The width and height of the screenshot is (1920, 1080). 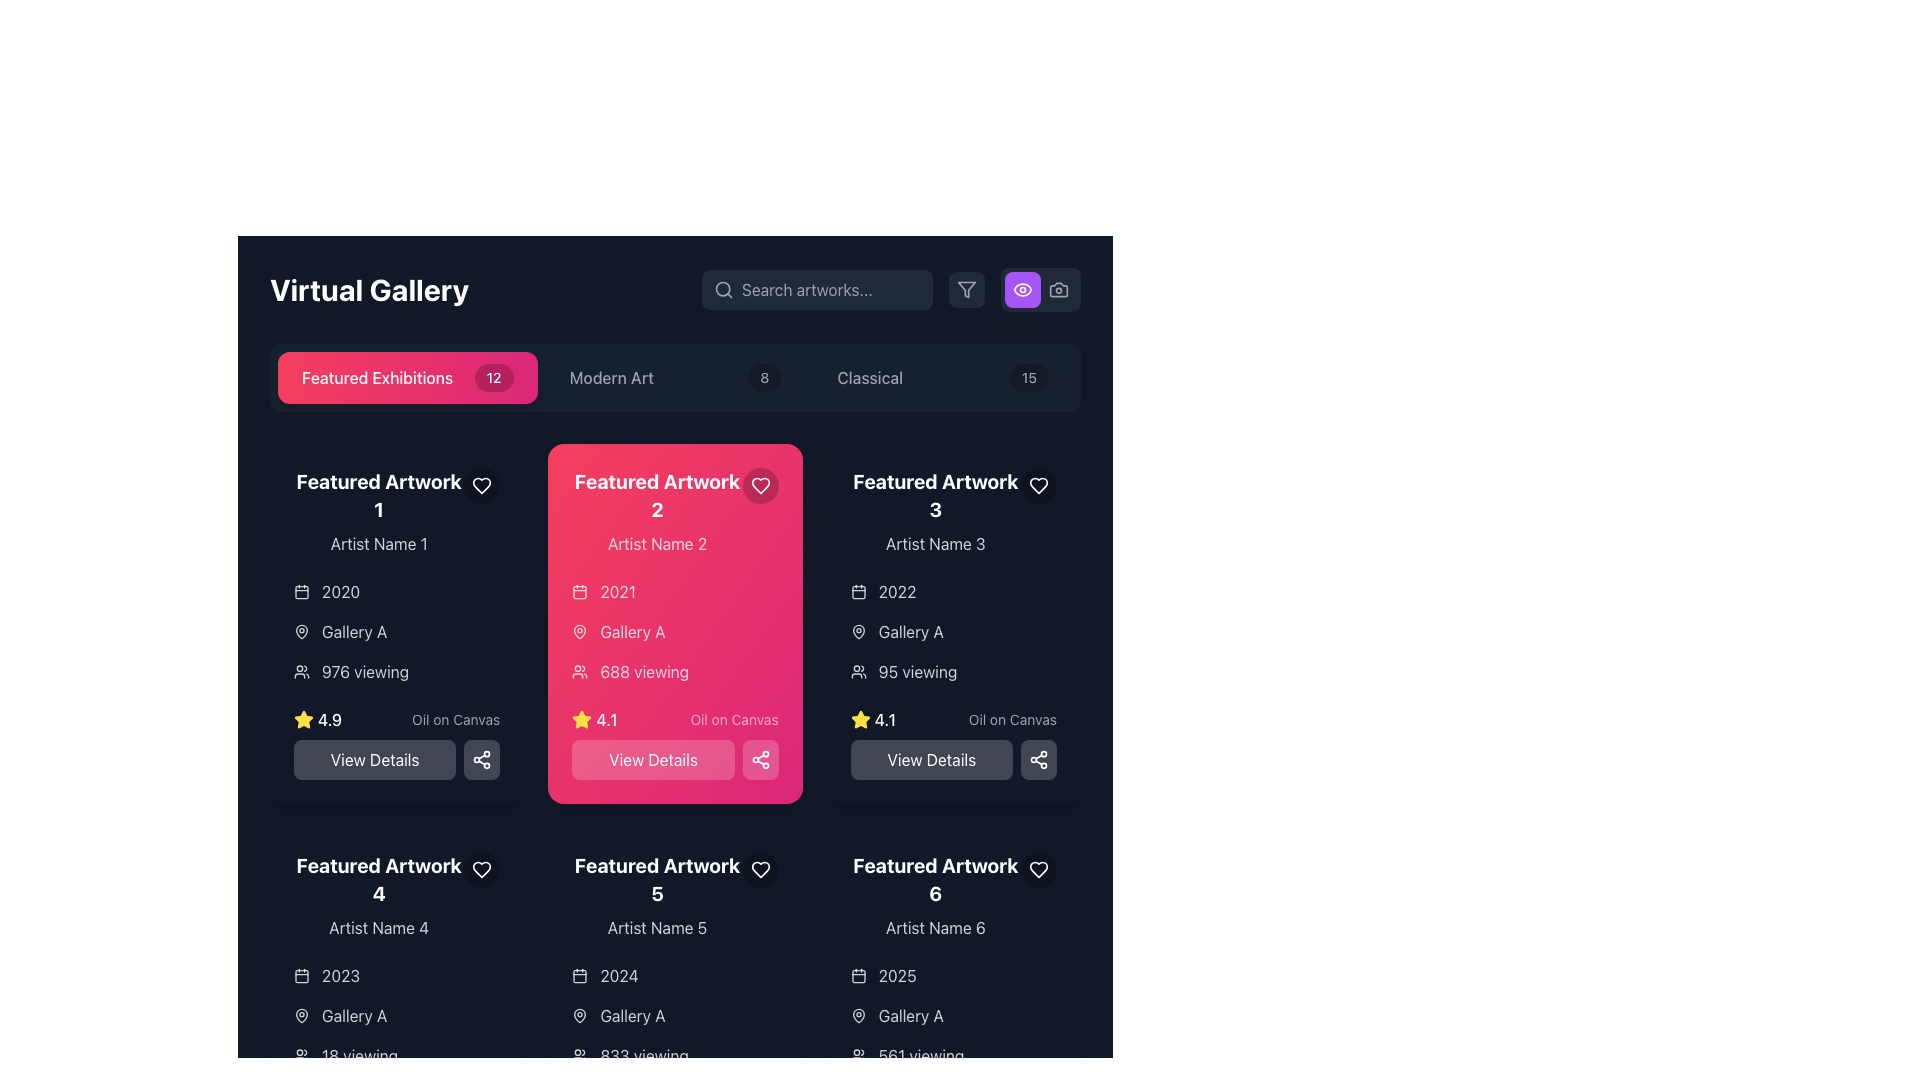 I want to click on the text label indicating the rating score for 'Featured Artwork 1', located at the bottom-left corner of the card next to a yellow star icon, so click(x=330, y=720).